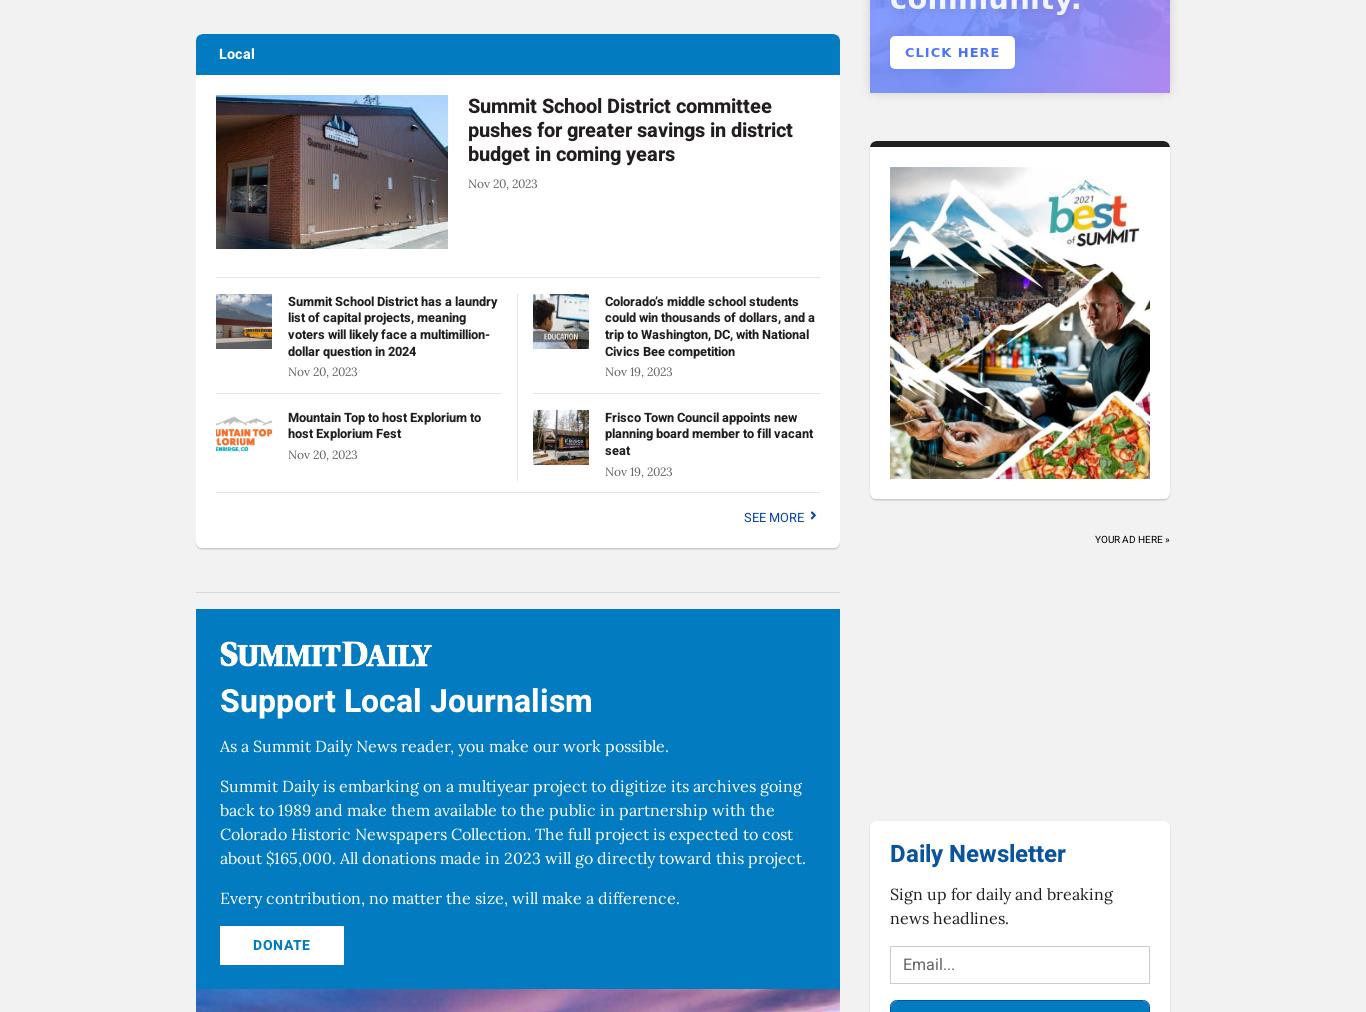 The width and height of the screenshot is (1366, 1012). I want to click on 'As a Summit Daily News reader, you make our work possible.', so click(219, 746).